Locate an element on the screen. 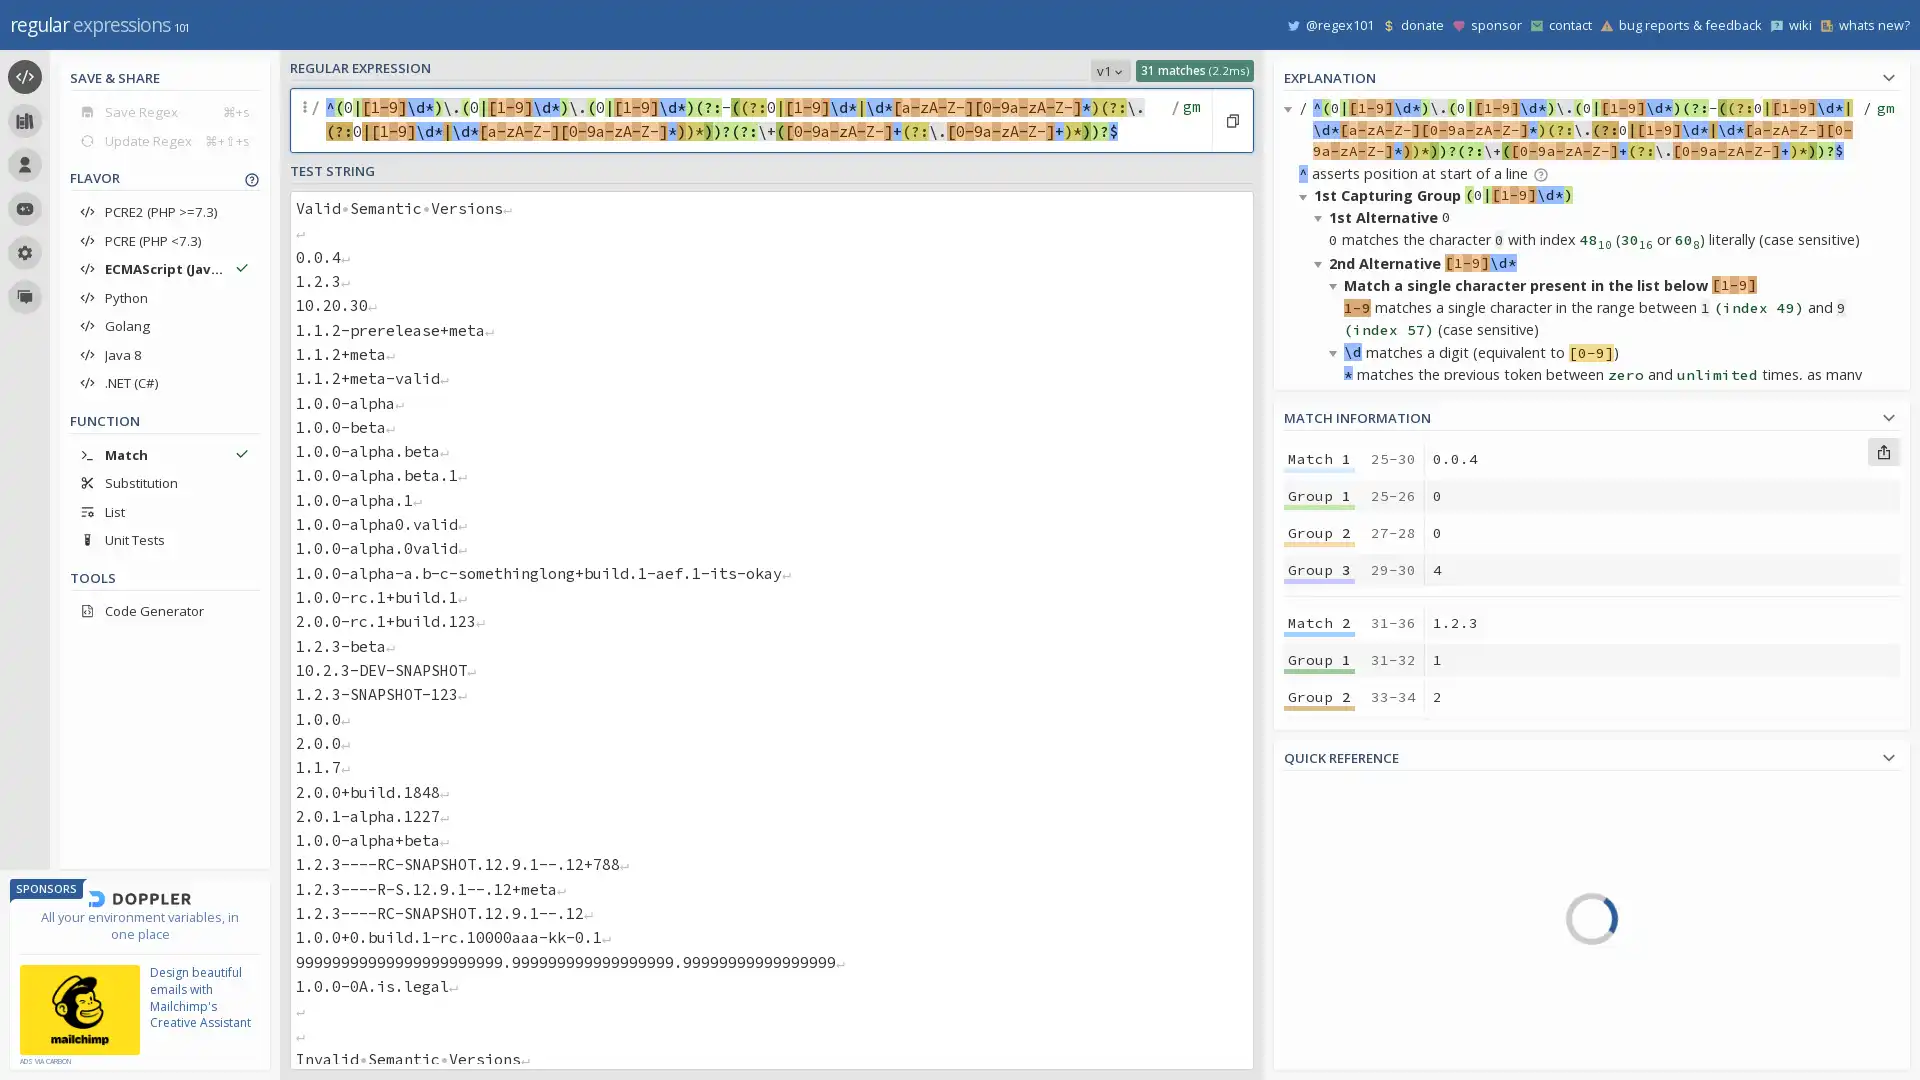 The image size is (1920, 1080). Collapse Subtree is located at coordinates (1321, 511).